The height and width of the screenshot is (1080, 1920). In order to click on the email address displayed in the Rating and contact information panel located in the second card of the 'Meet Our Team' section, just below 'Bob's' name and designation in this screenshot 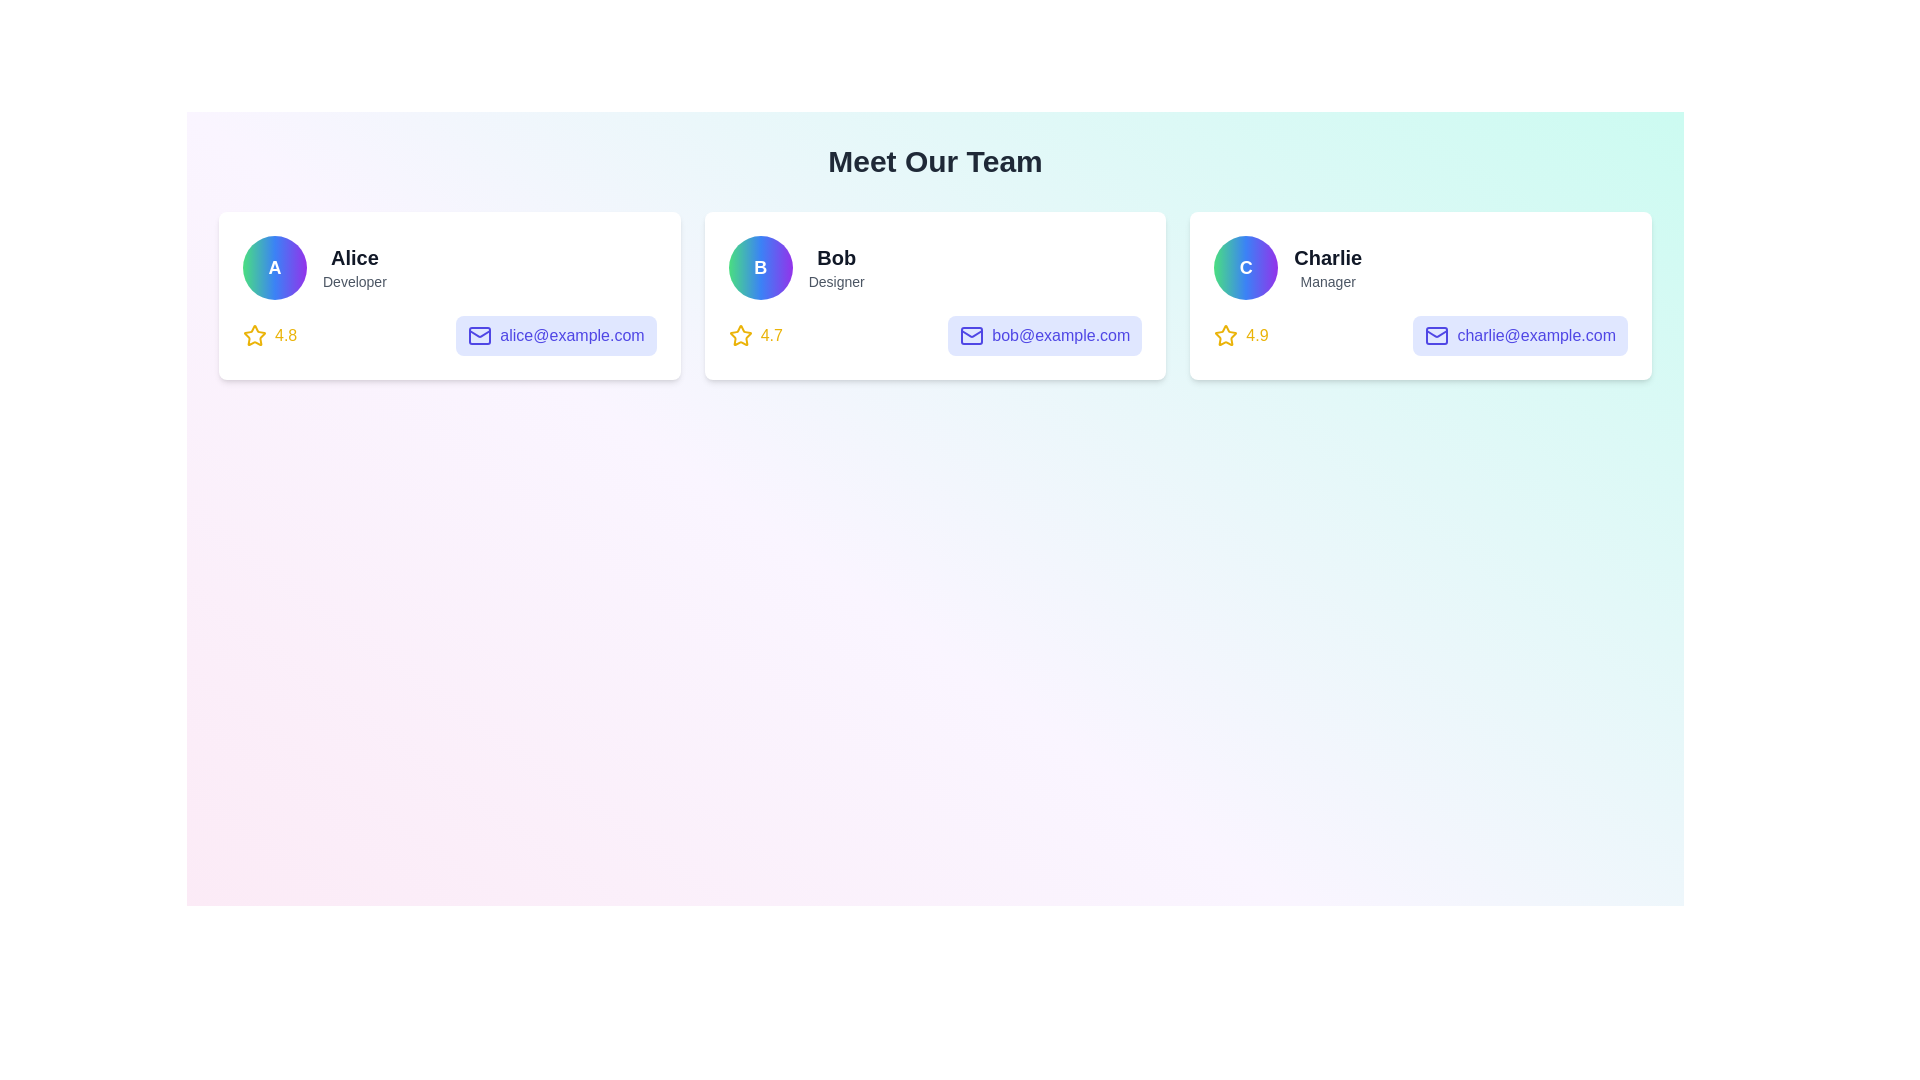, I will do `click(934, 334)`.